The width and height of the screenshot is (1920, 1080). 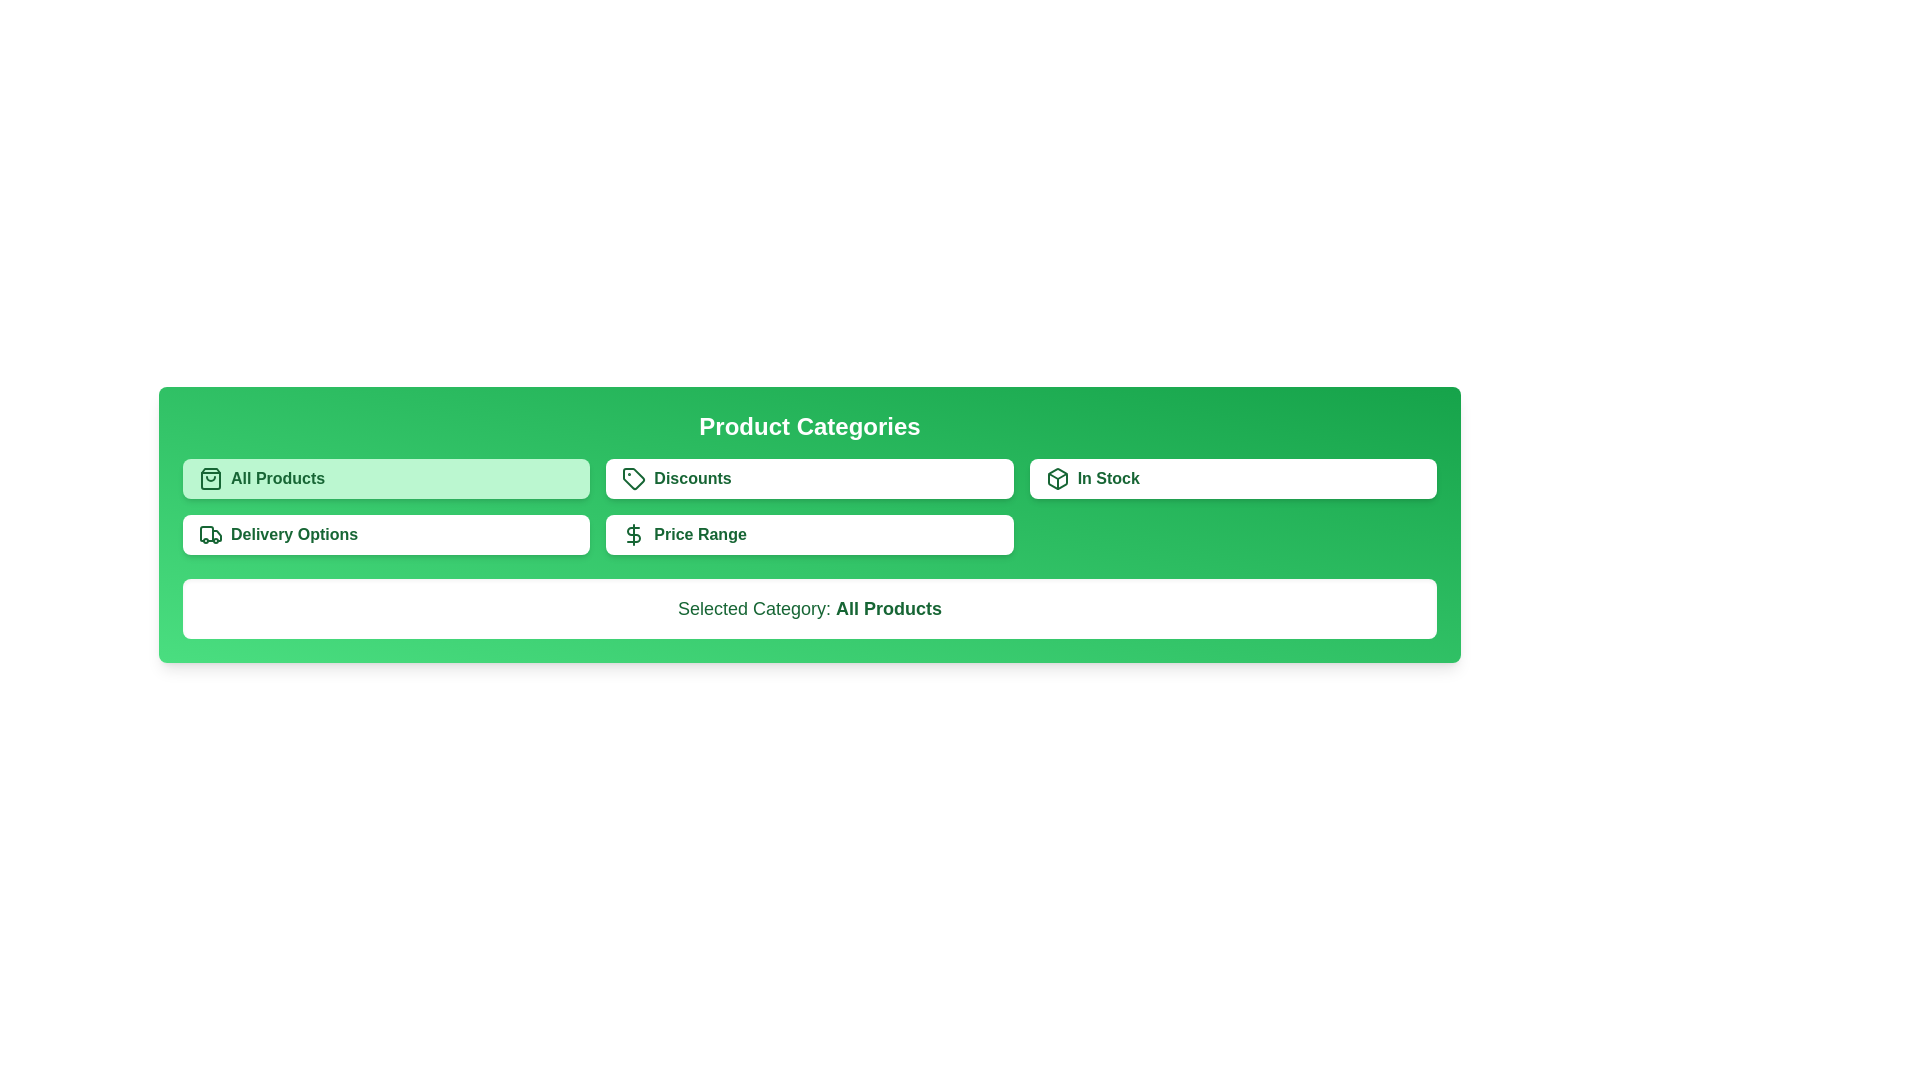 What do you see at coordinates (386, 478) in the screenshot?
I see `the category selection button located in the top-left corner of the grid layout to trigger a focus ring` at bounding box center [386, 478].